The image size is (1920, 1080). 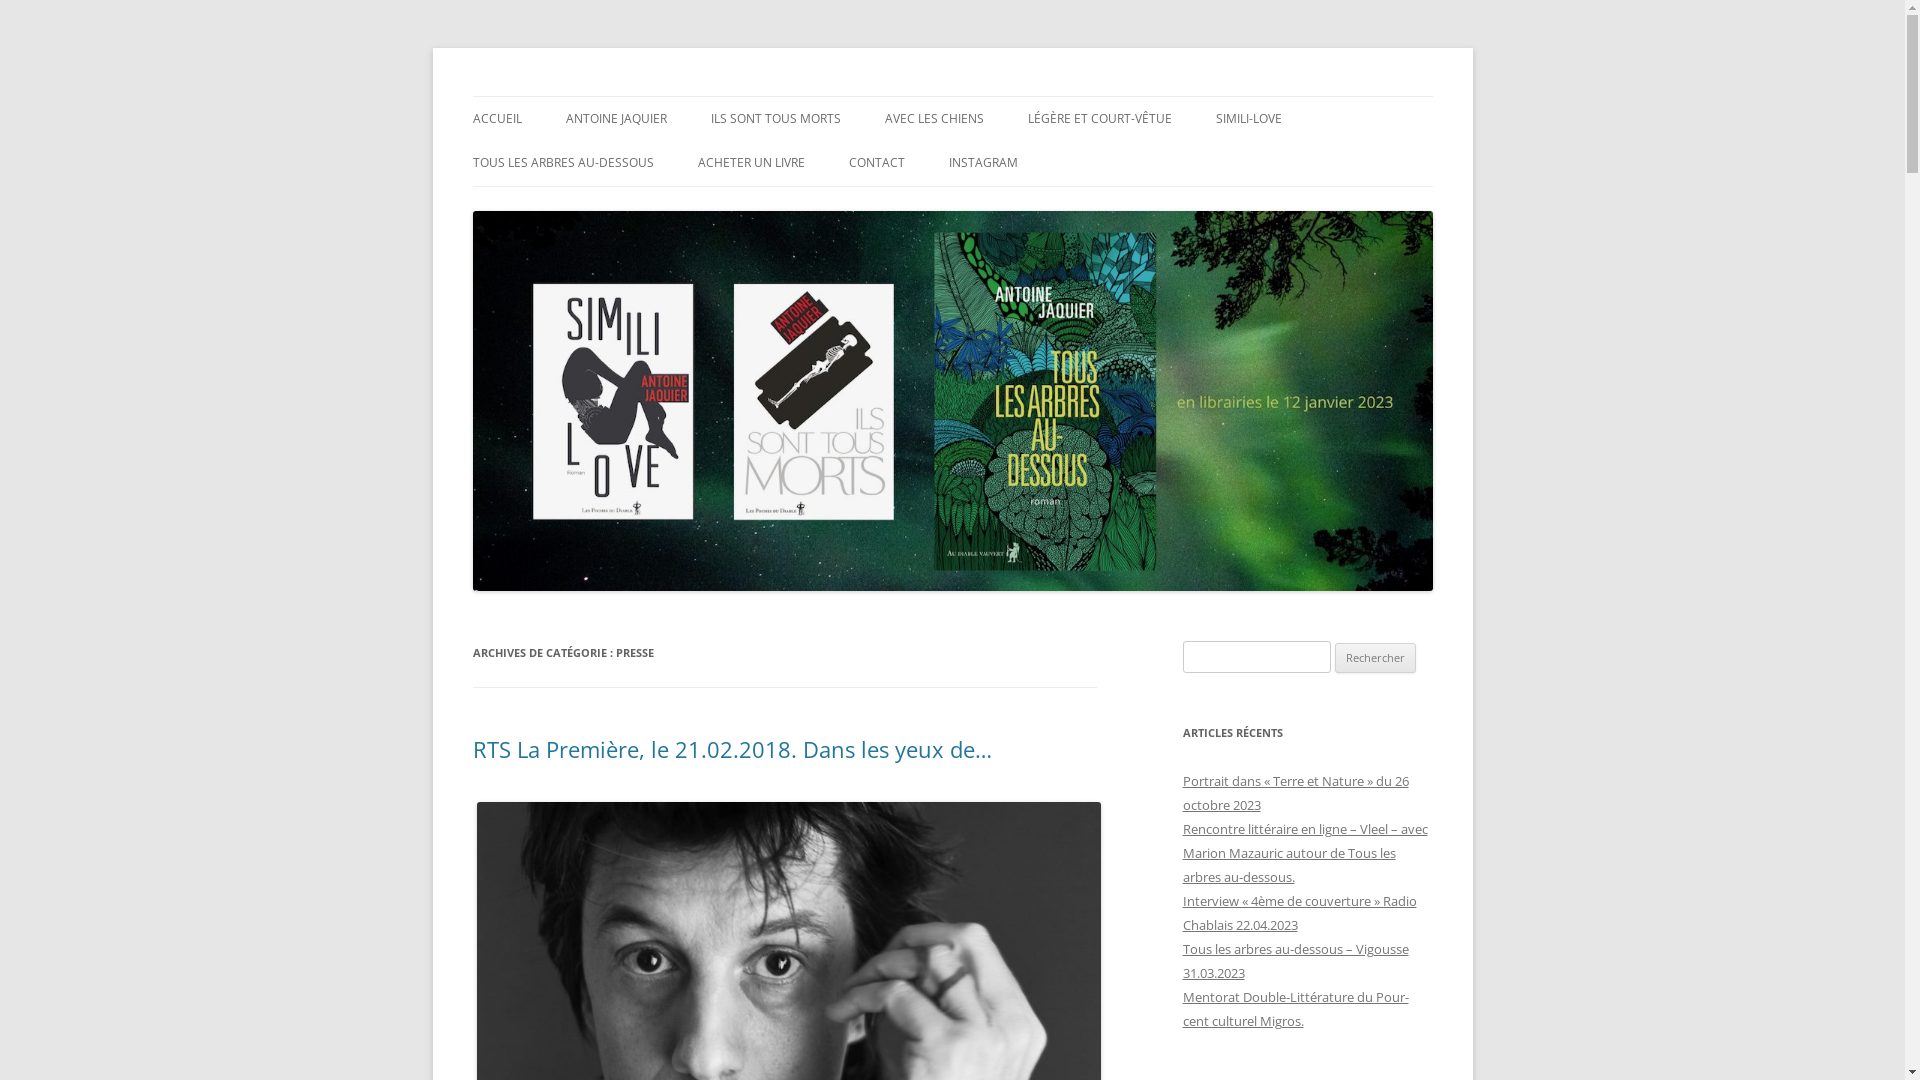 What do you see at coordinates (932, 119) in the screenshot?
I see `'AVEC LES CHIENS'` at bounding box center [932, 119].